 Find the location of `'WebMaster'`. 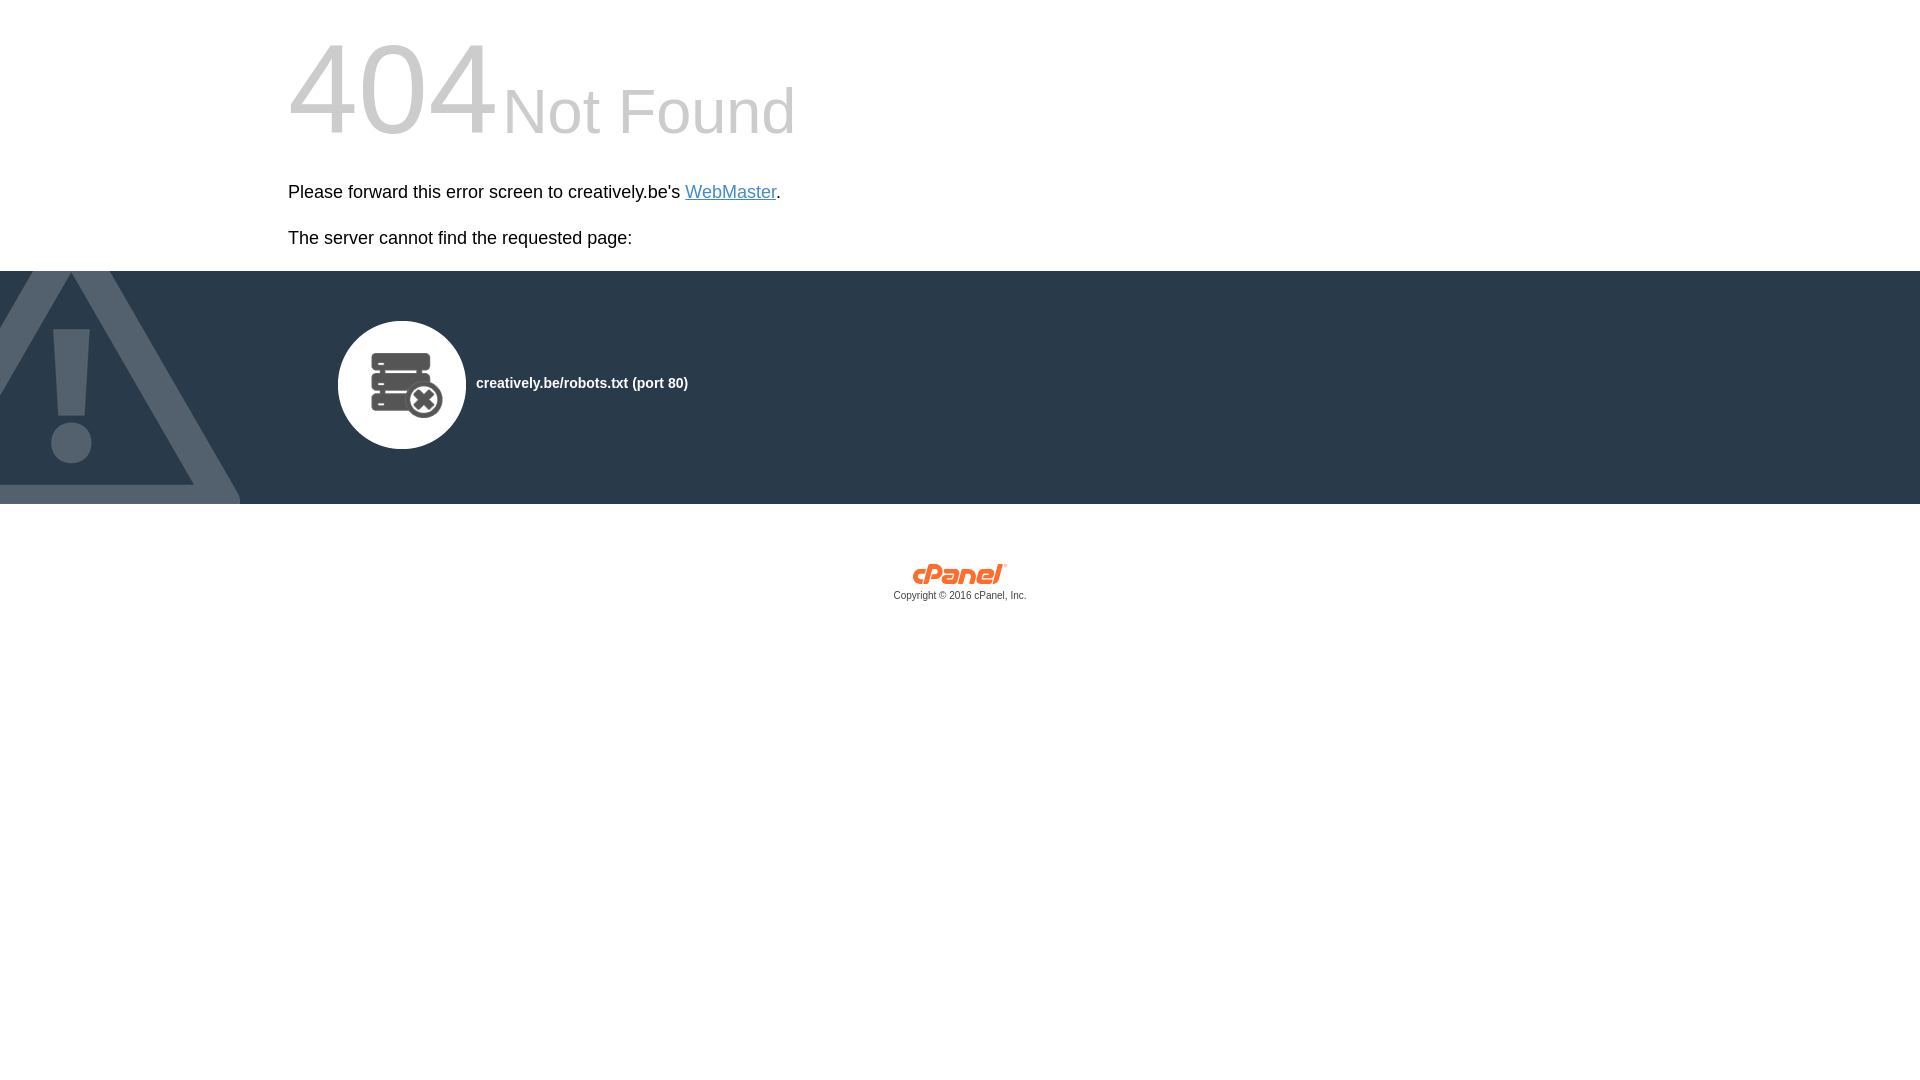

'WebMaster' is located at coordinates (685, 192).